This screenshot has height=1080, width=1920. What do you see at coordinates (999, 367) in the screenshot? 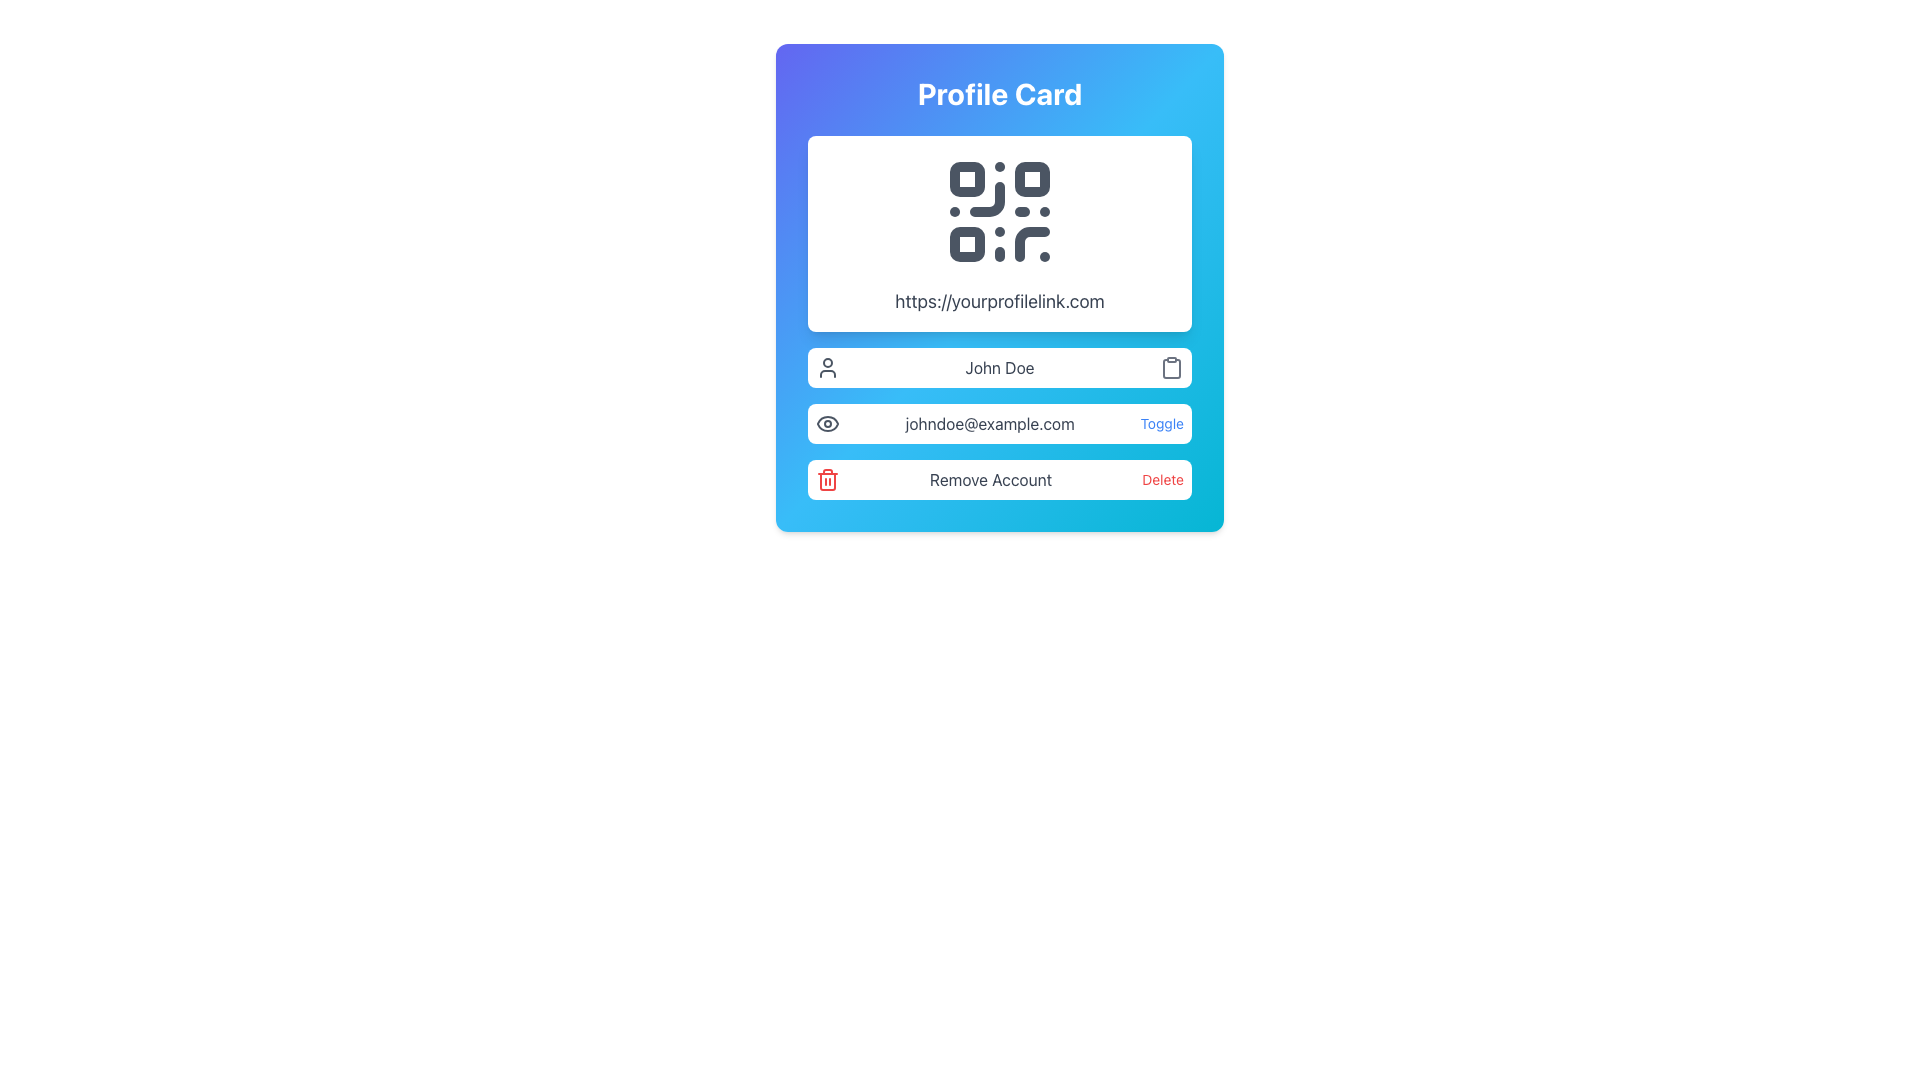
I see `the Text label displaying the user's name 'John Doe', which is centrally aligned in the Profile Card section and positioned above the email entry` at bounding box center [999, 367].